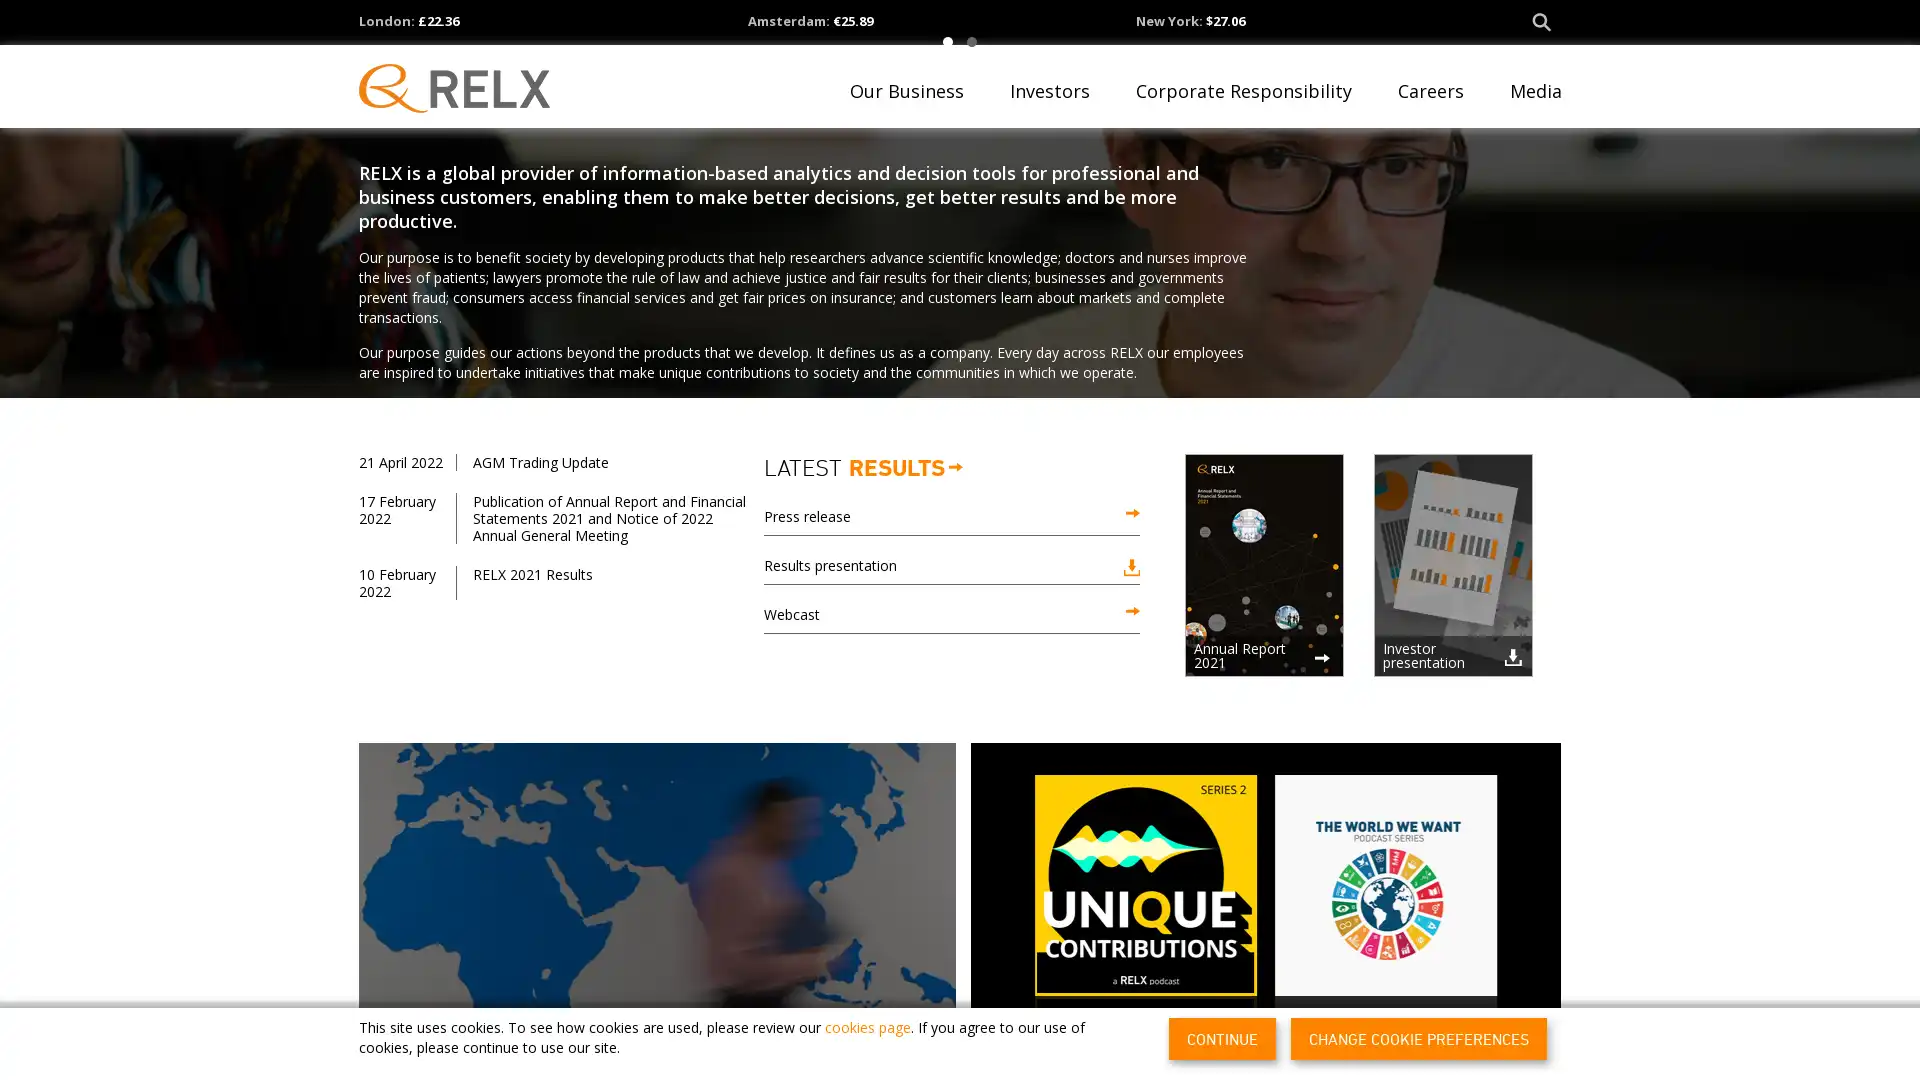 The width and height of the screenshot is (1920, 1080). Describe the element at coordinates (972, 42) in the screenshot. I see `2` at that location.